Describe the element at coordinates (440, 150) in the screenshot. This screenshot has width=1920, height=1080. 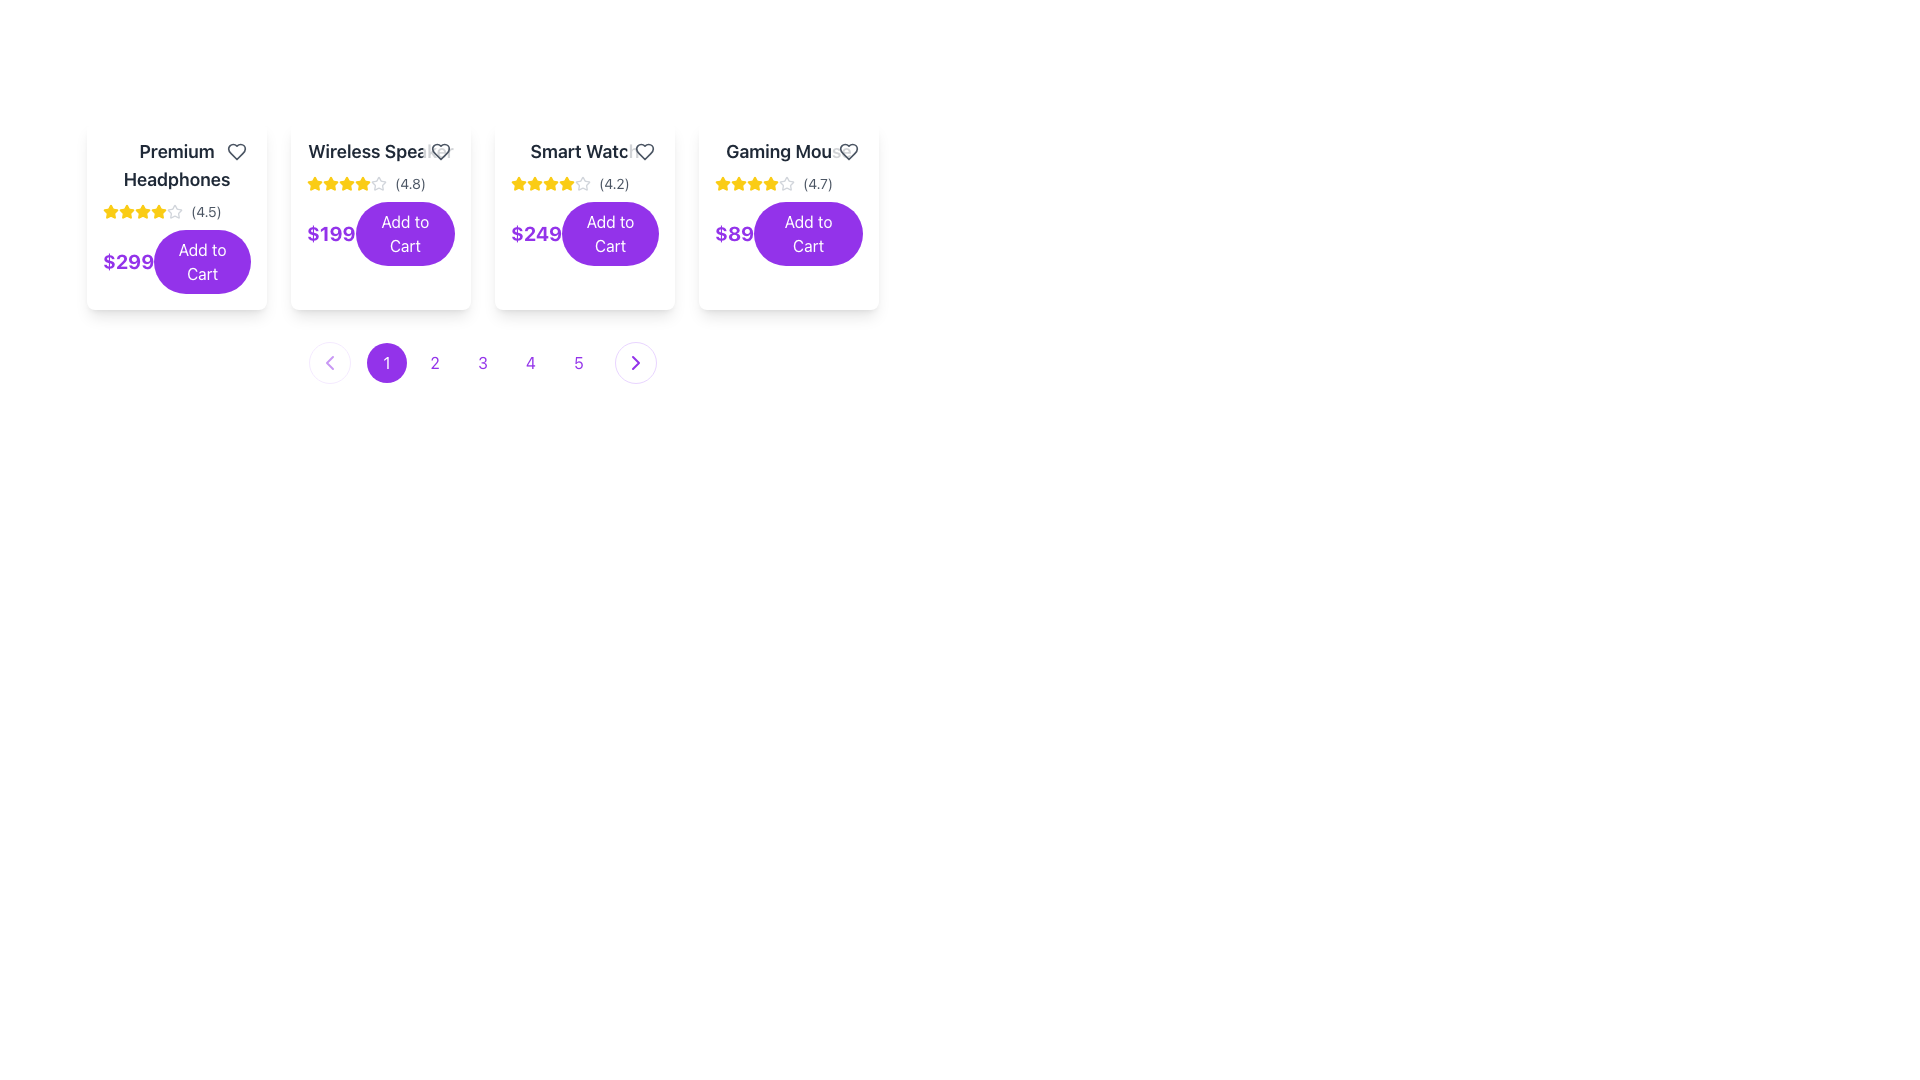
I see `the favorite icon button located in the top-right corner of the 'Wireless Speaker' product card` at that location.